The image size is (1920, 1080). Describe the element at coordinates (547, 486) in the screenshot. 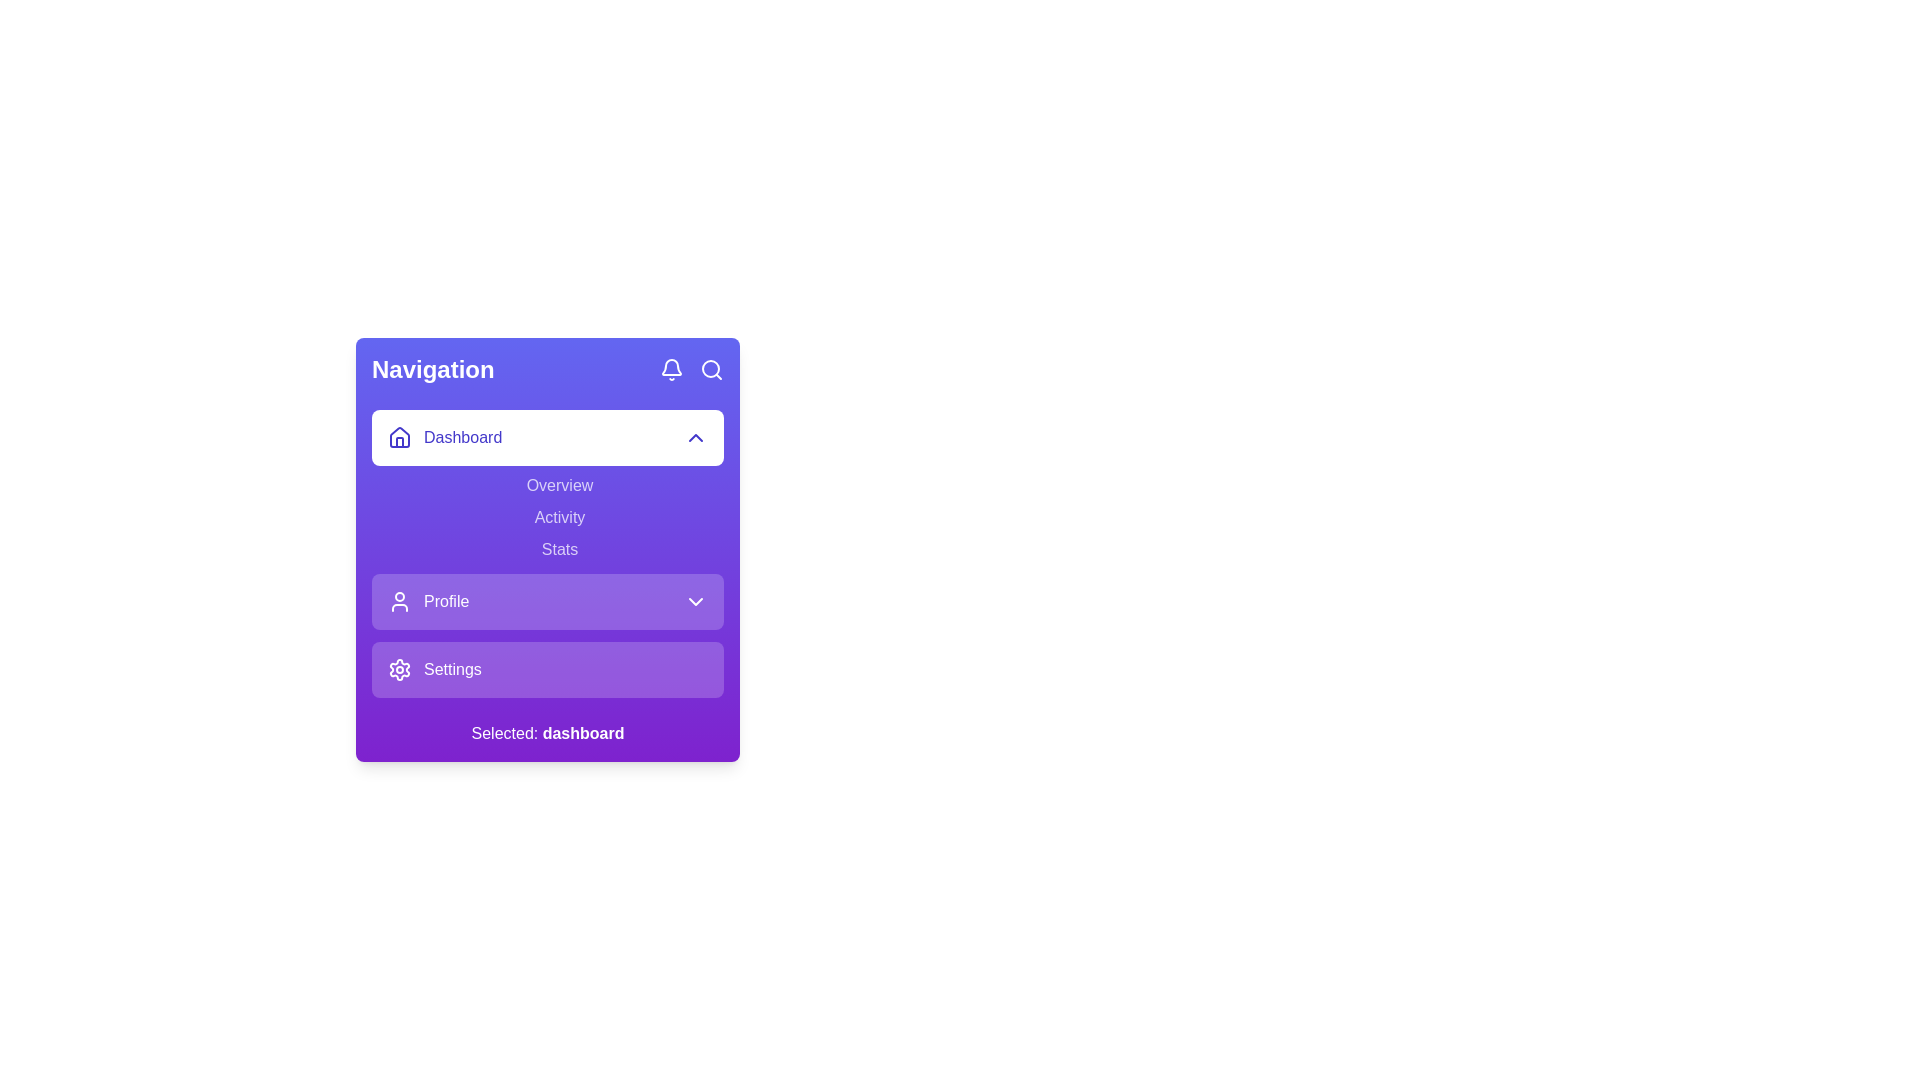

I see `the dropdown menu items in the navigation panel under the 'Dashboard' header` at that location.